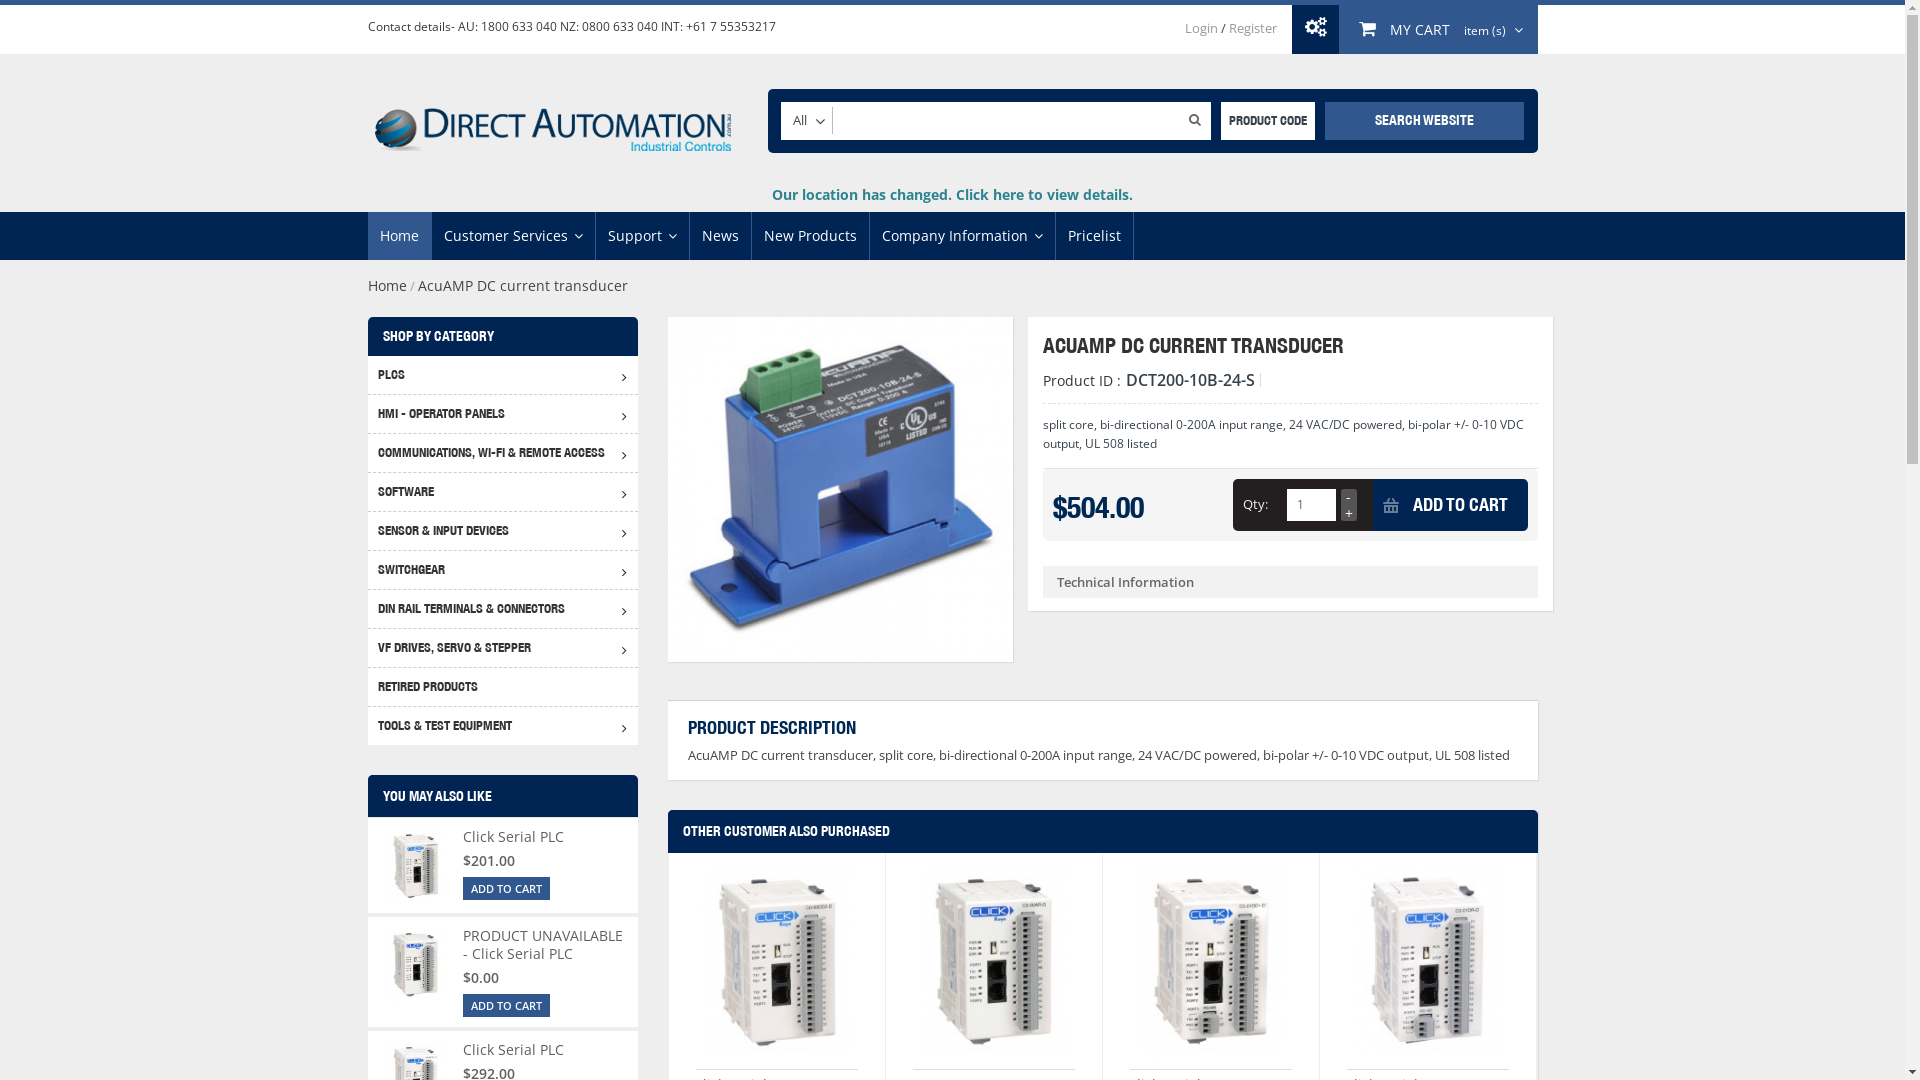 The image size is (1920, 1080). Describe the element at coordinates (503, 569) in the screenshot. I see `'SWITCHGEAR'` at that location.